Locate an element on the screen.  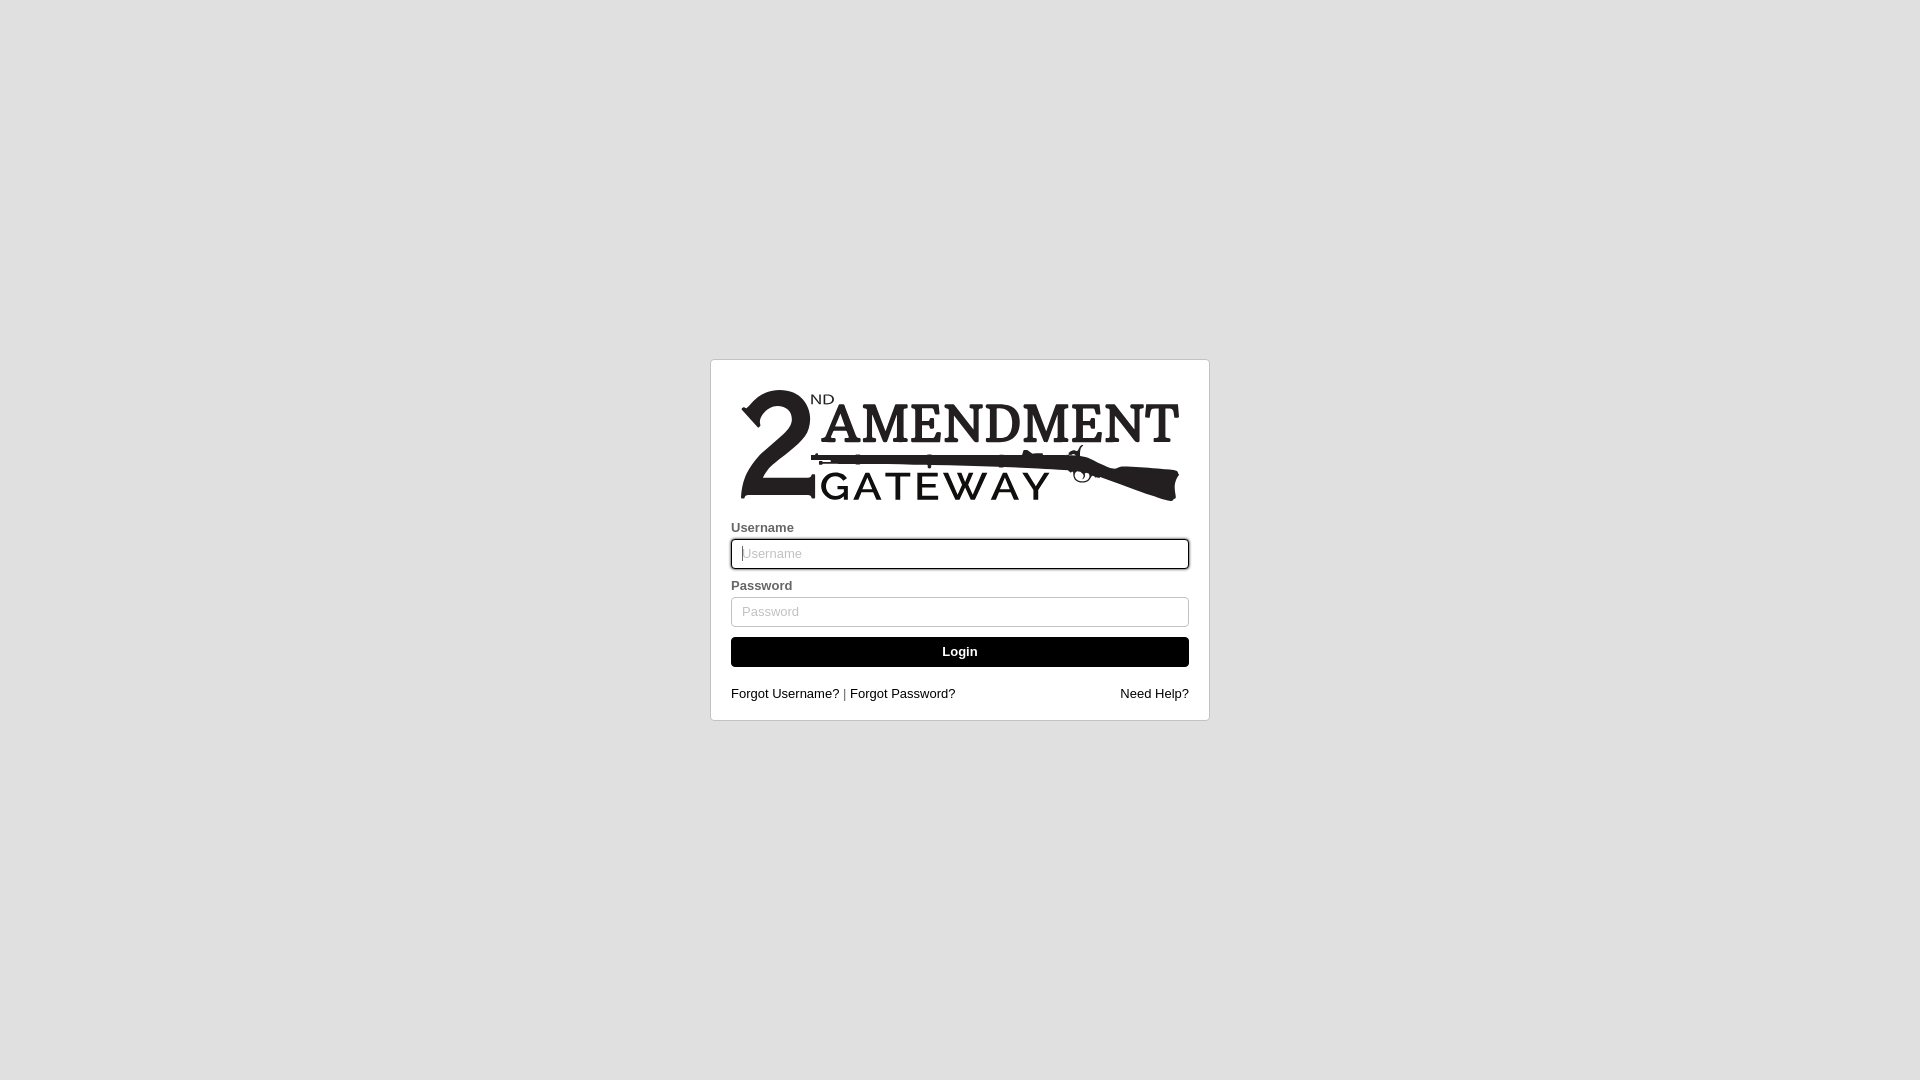
'Forgot Username?' is located at coordinates (784, 692).